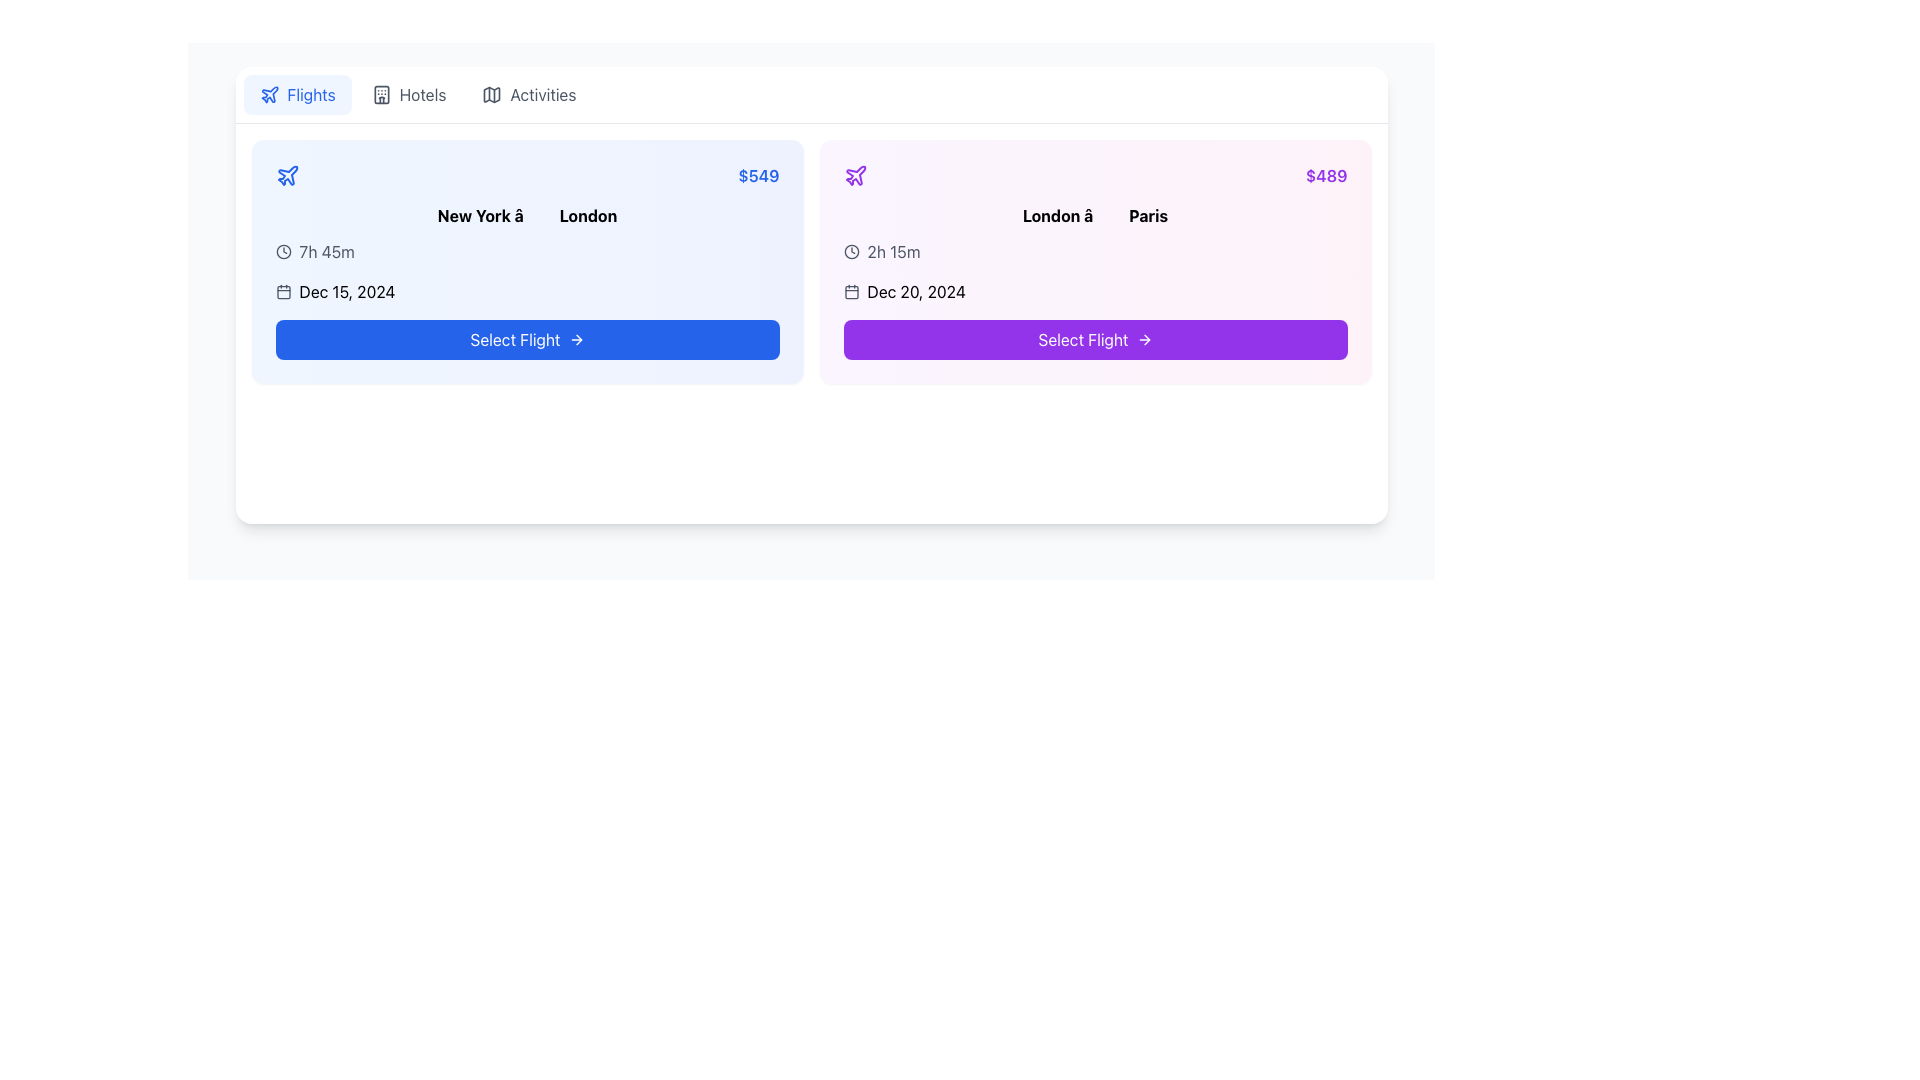  I want to click on date information displayed in the text label showing 'Dec 15, 2024', which is positioned on the left-side flight card below the flight duration text and above the 'Select Flight' button, so click(347, 292).